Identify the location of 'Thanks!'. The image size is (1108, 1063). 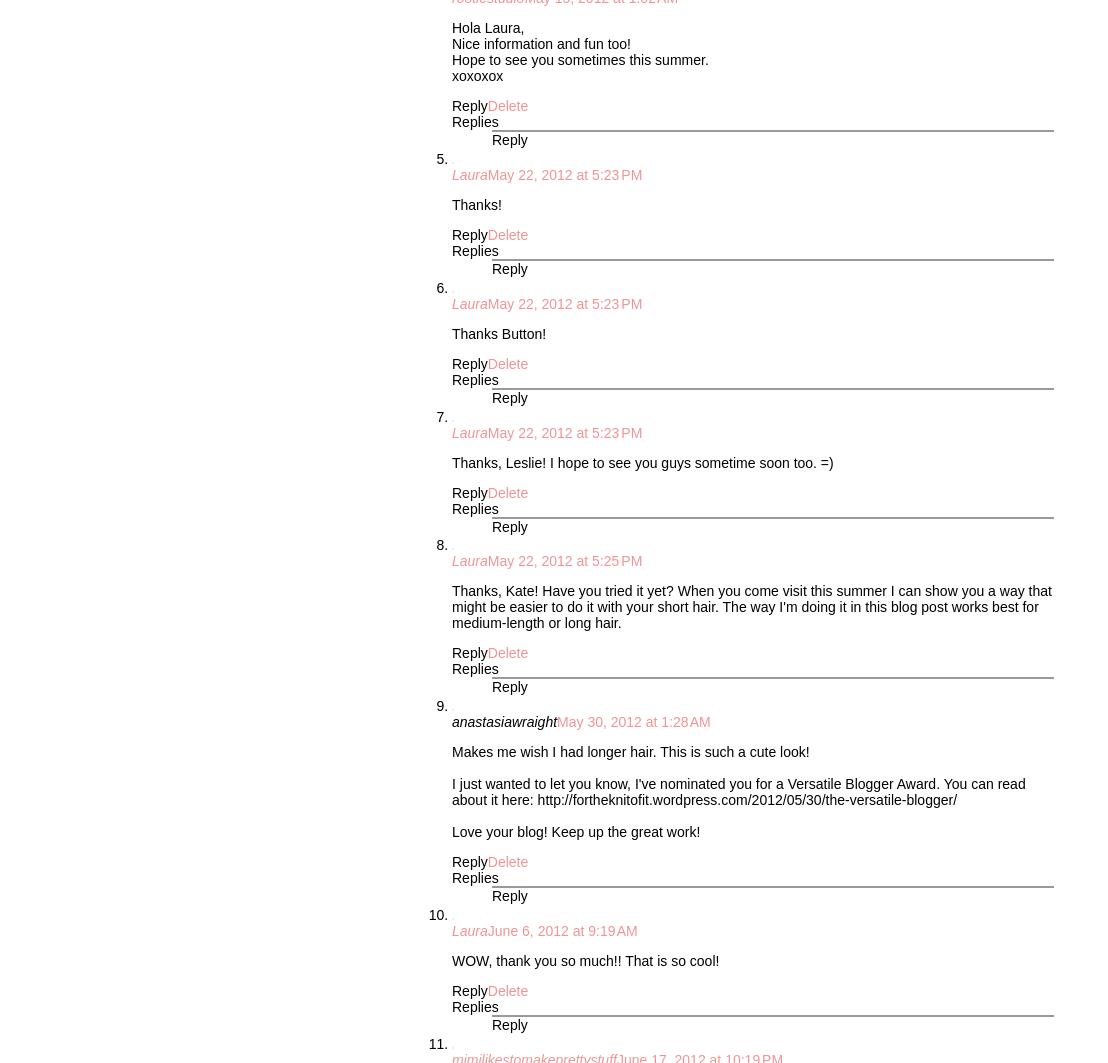
(476, 203).